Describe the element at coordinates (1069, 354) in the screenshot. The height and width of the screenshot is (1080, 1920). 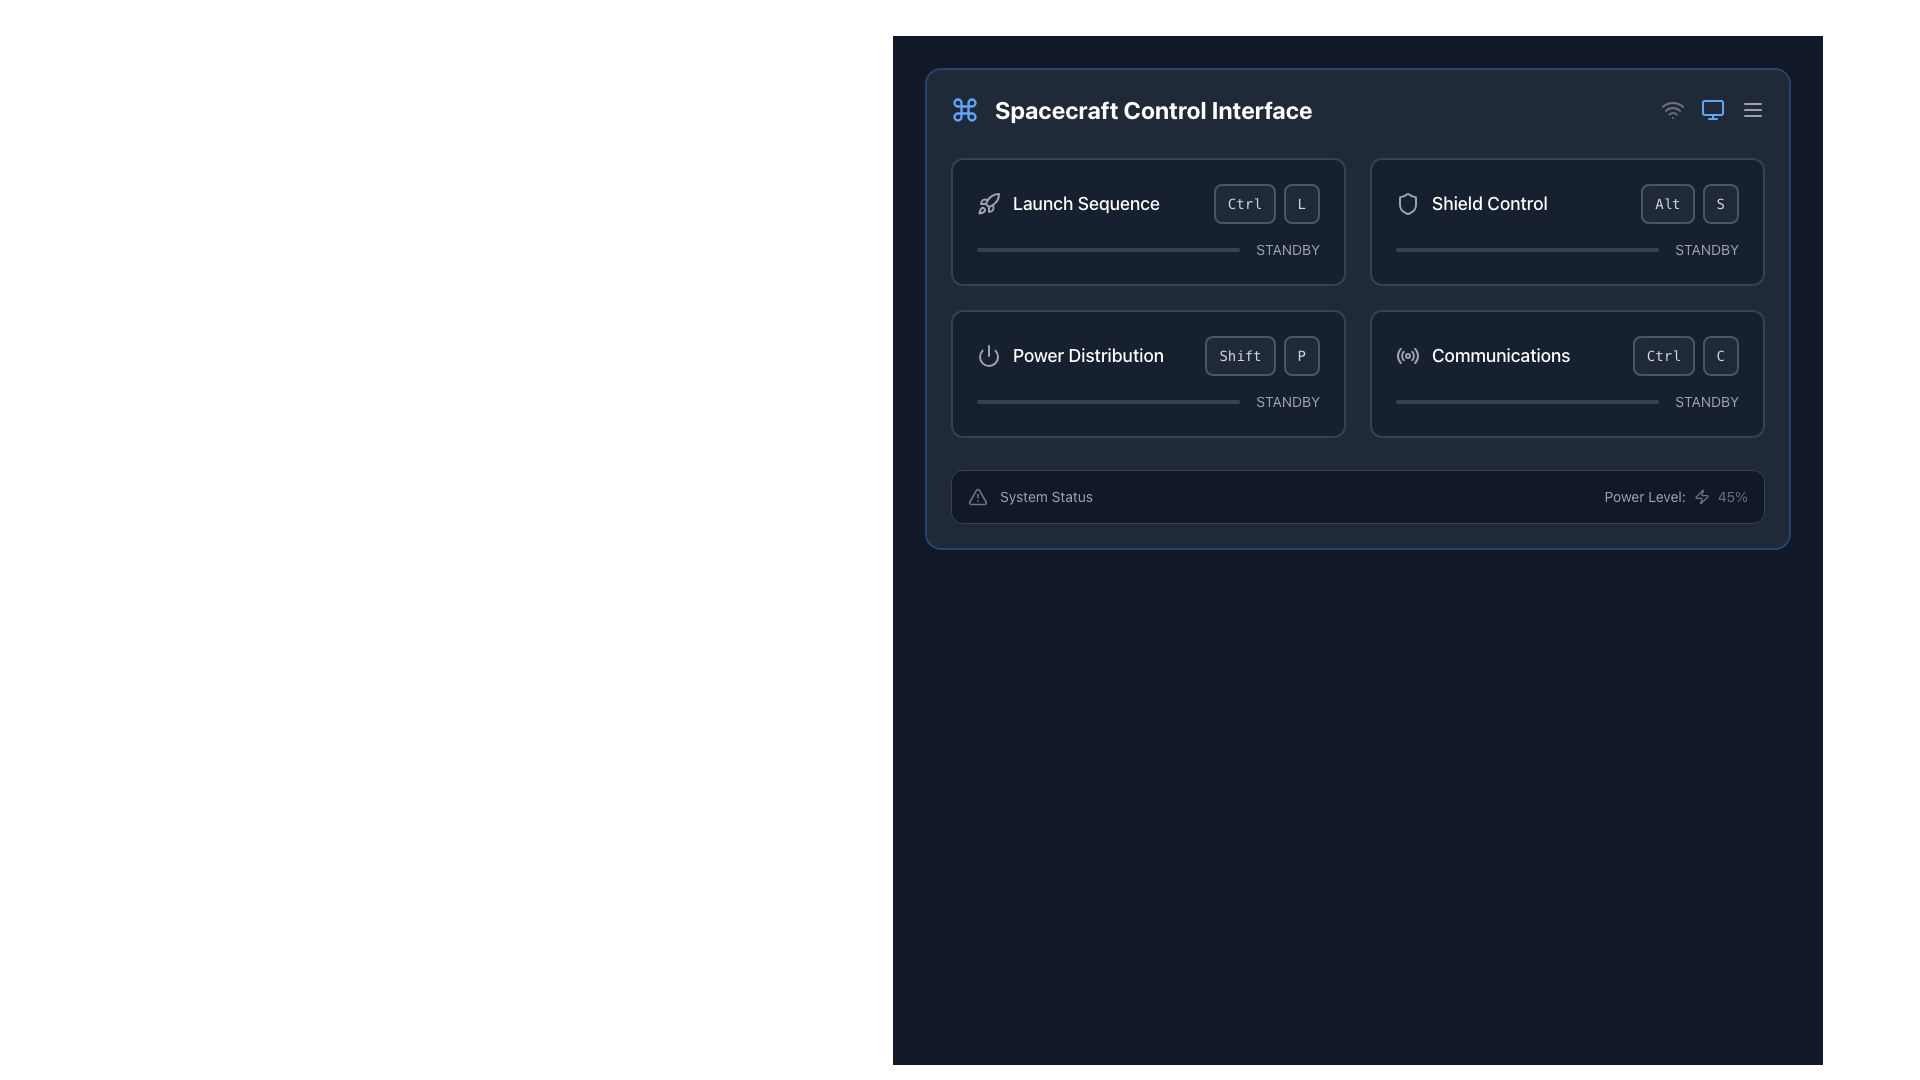
I see `the 'Power Distribution' text with icon in the 'Spacecraft Control Interface' panel` at that location.